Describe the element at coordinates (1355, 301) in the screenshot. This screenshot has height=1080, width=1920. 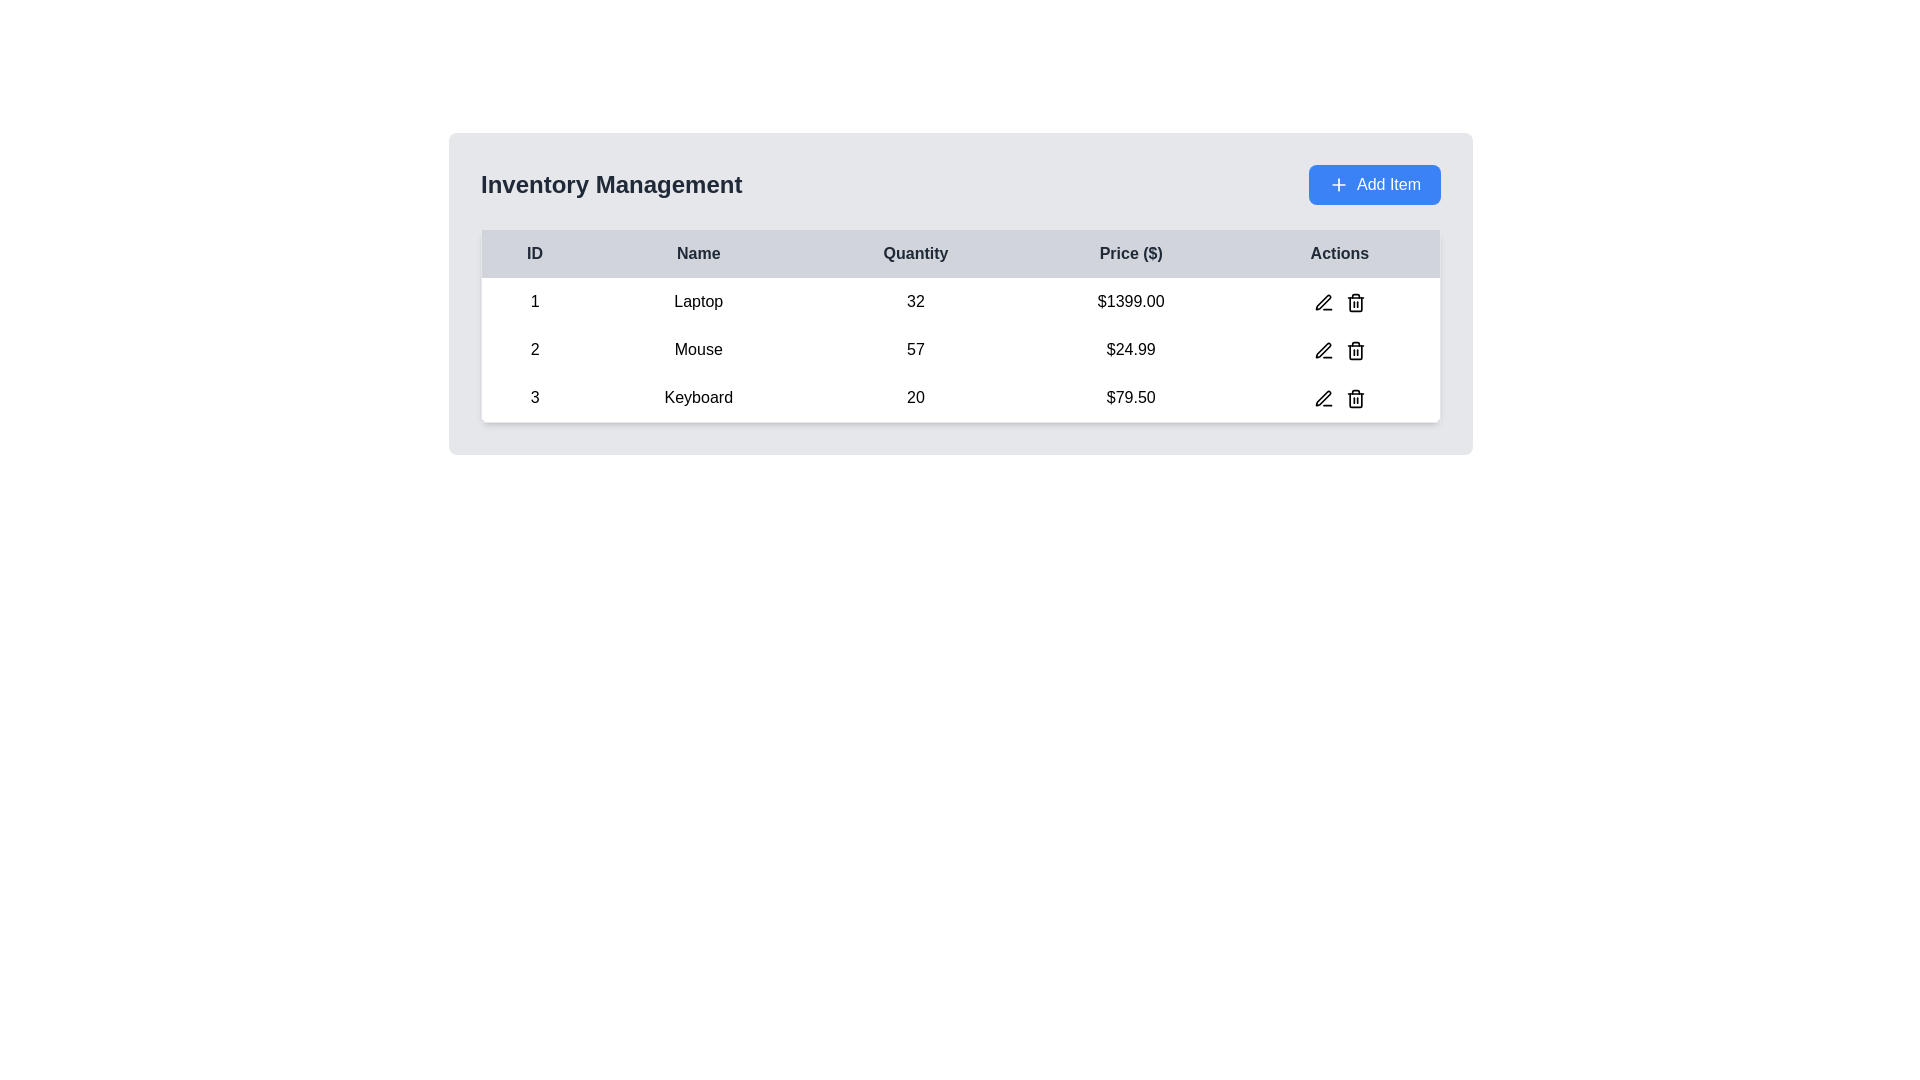
I see `the delete icon button located in the 'Actions' column of the first row in the table` at that location.